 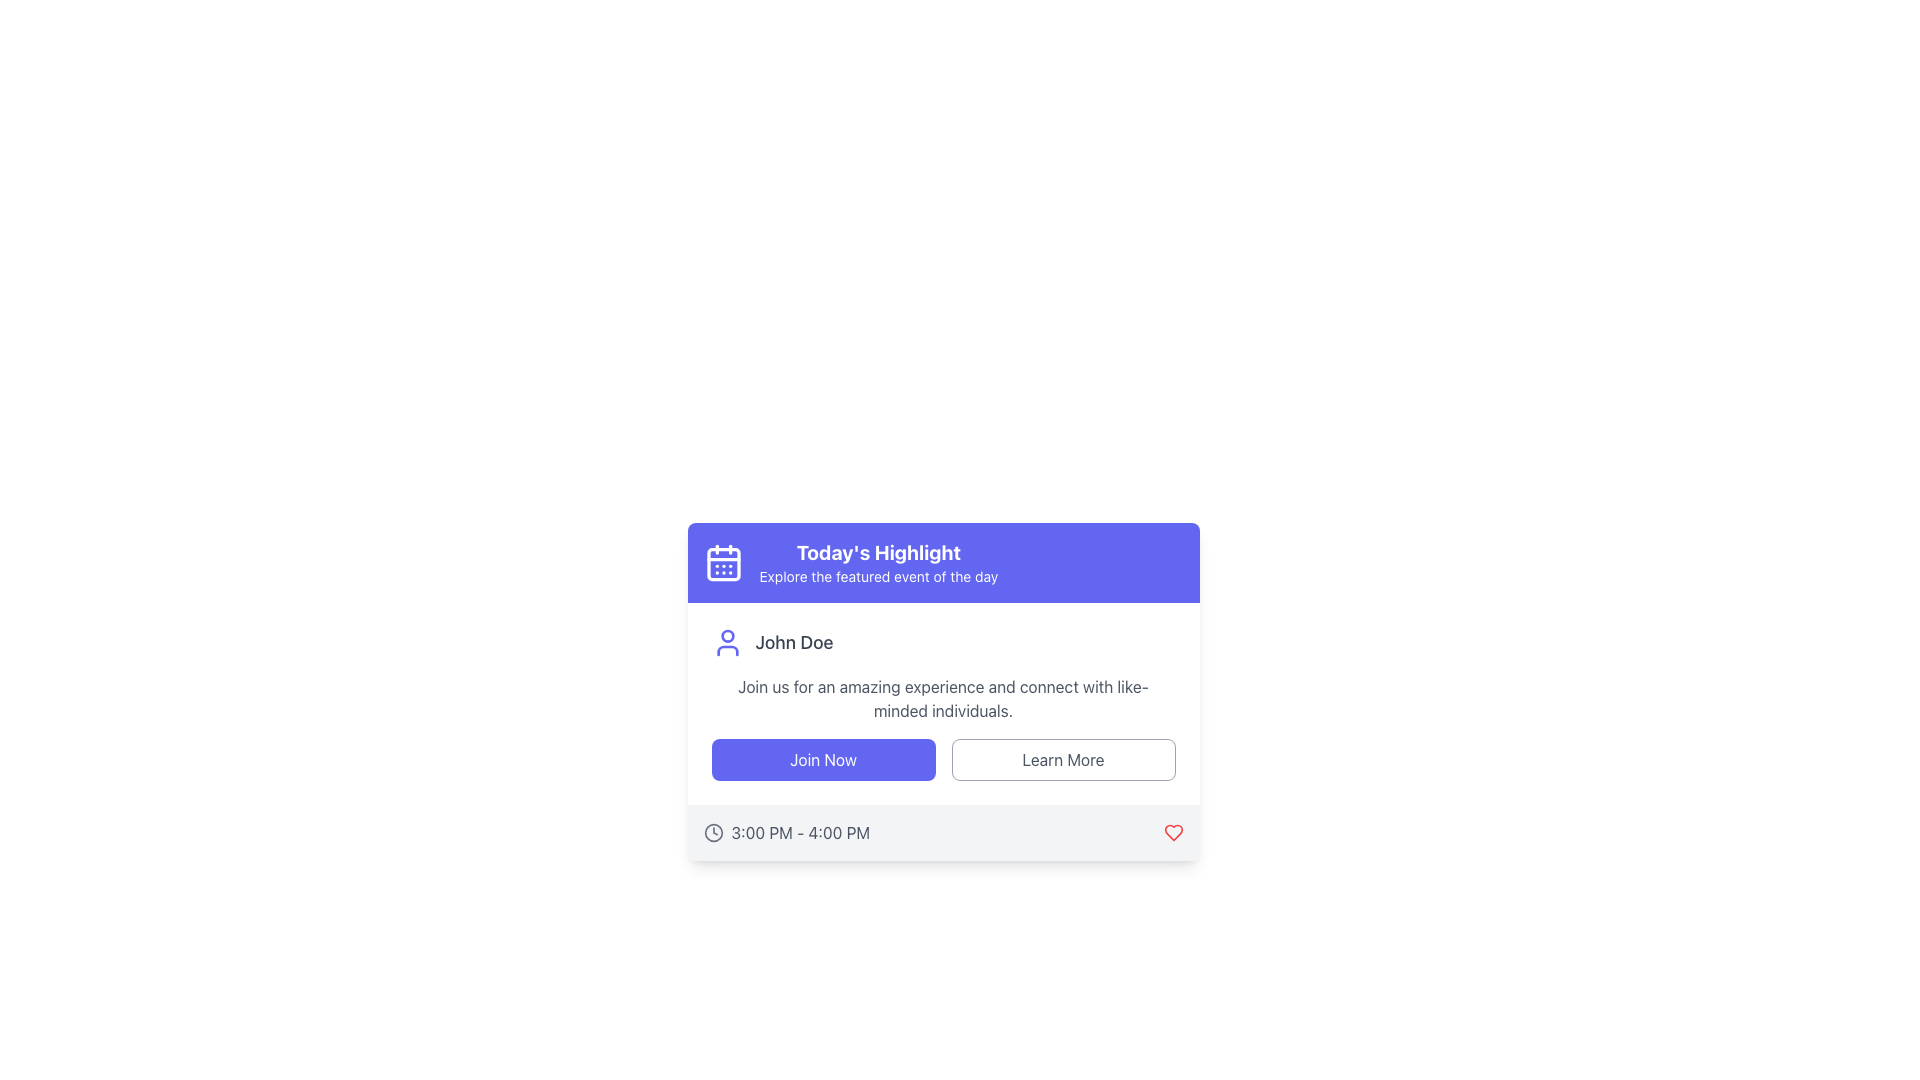 I want to click on the time display element located in the footer of the highlighted card, positioned to the left and adjacent to the heart icon, so click(x=785, y=833).